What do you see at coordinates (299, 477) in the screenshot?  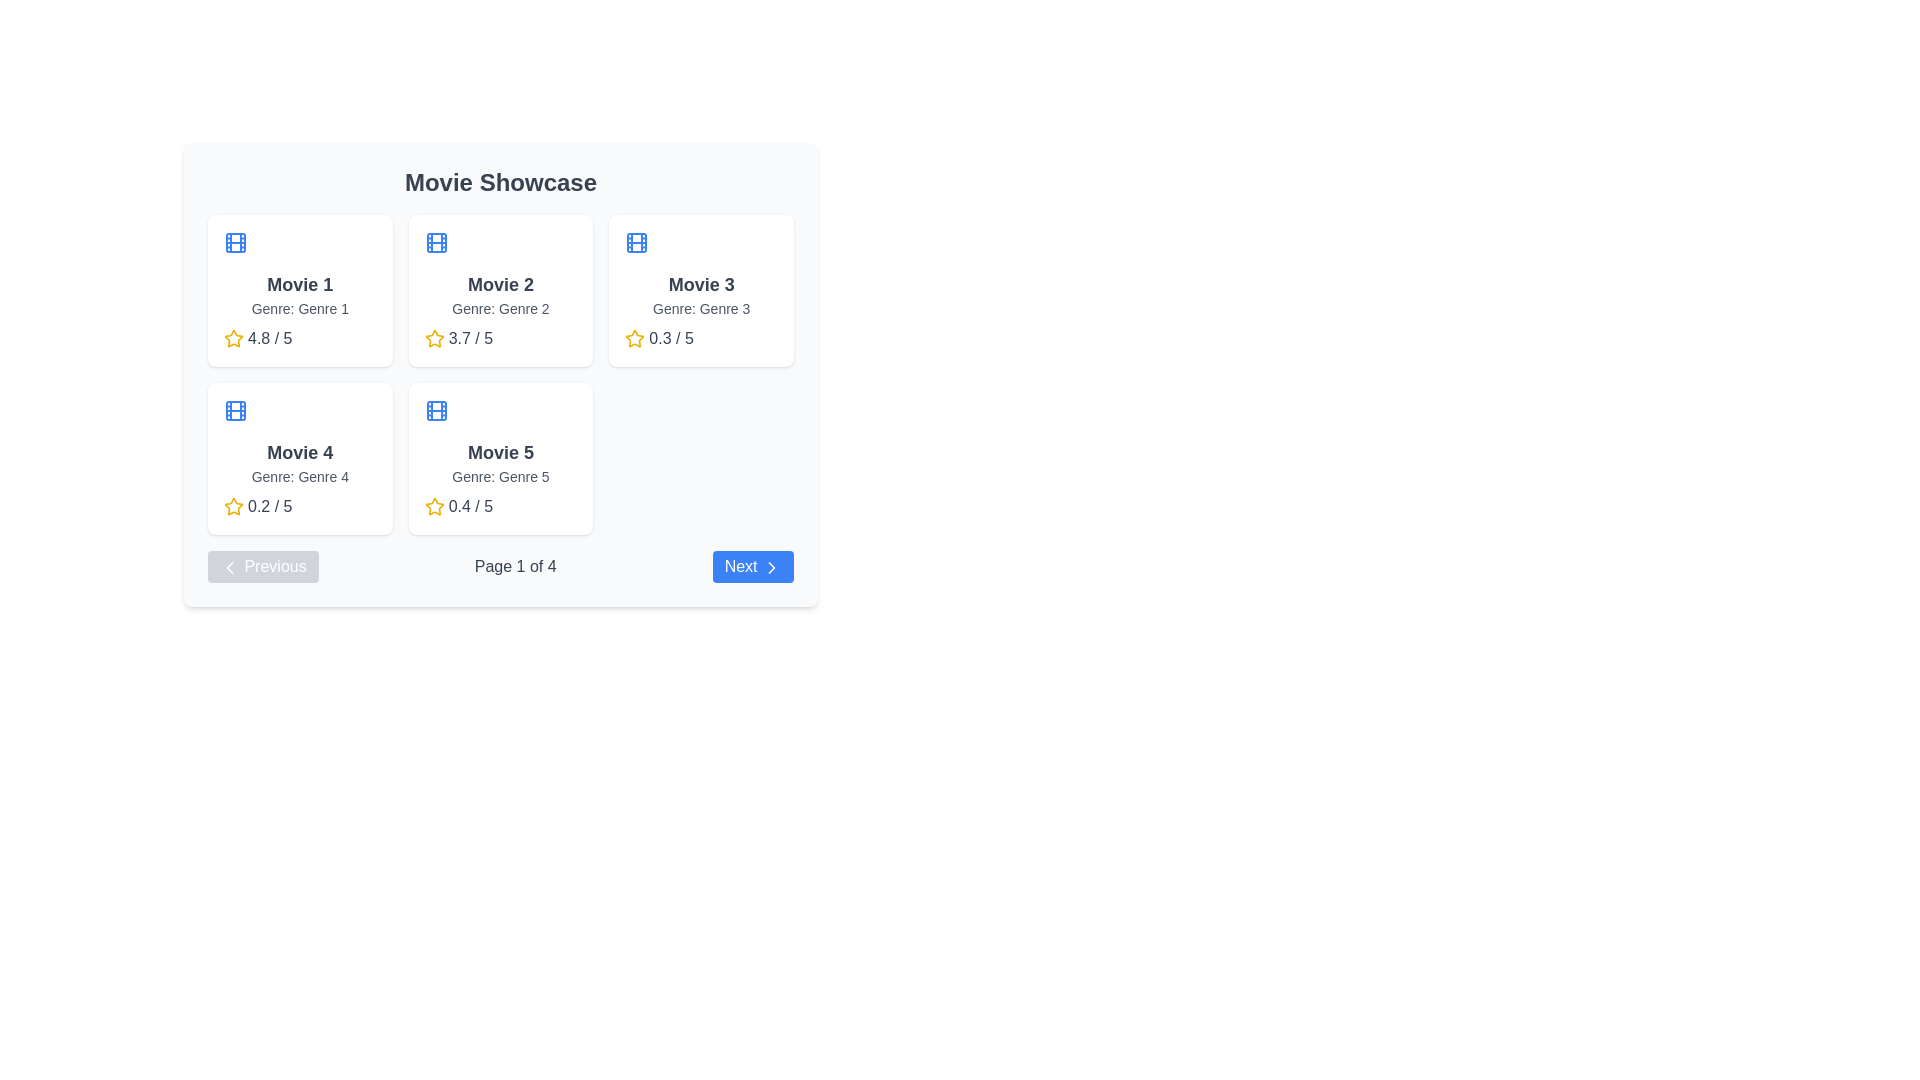 I see `the text label displaying 'Genre: Genre 4', which is located below the title 'Movie 4' in the third card of the first row` at bounding box center [299, 477].